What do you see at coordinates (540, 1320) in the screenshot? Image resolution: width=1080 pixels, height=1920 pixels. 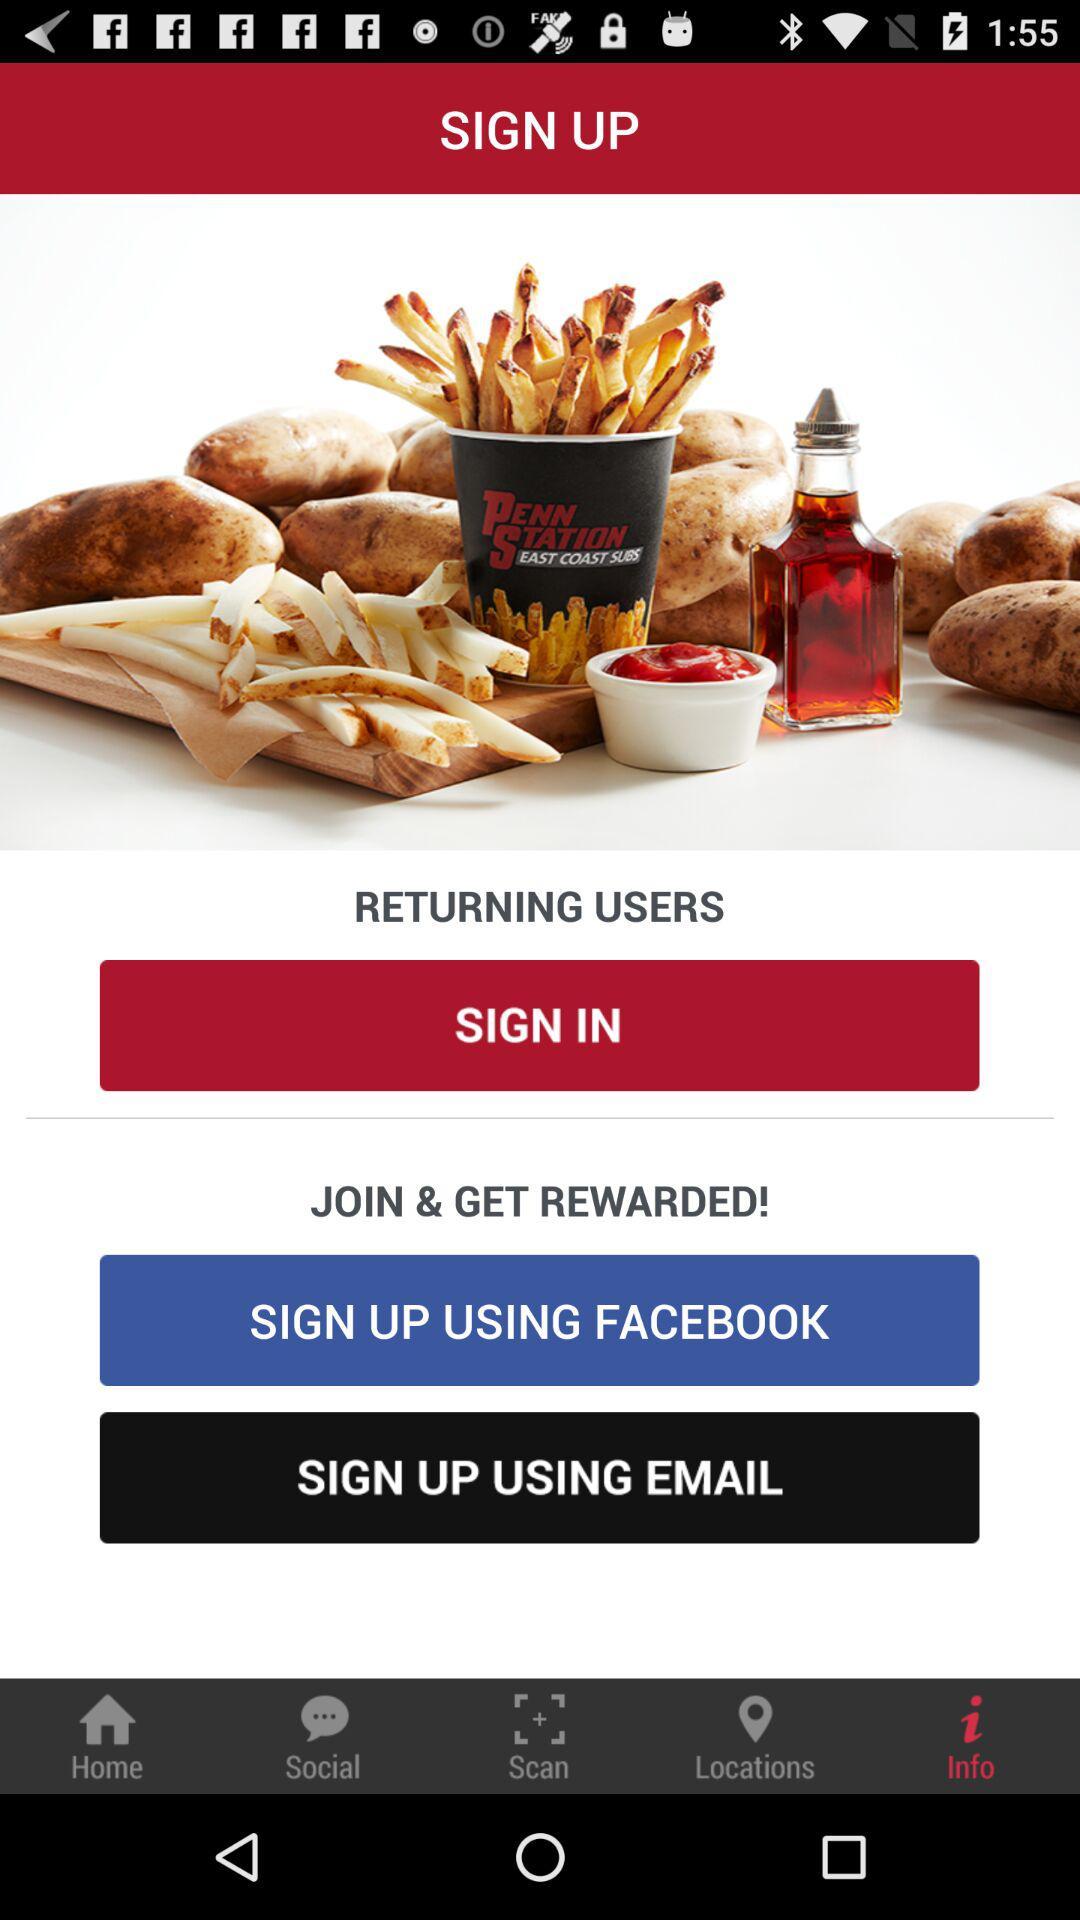 I see `sign up using facebook` at bounding box center [540, 1320].